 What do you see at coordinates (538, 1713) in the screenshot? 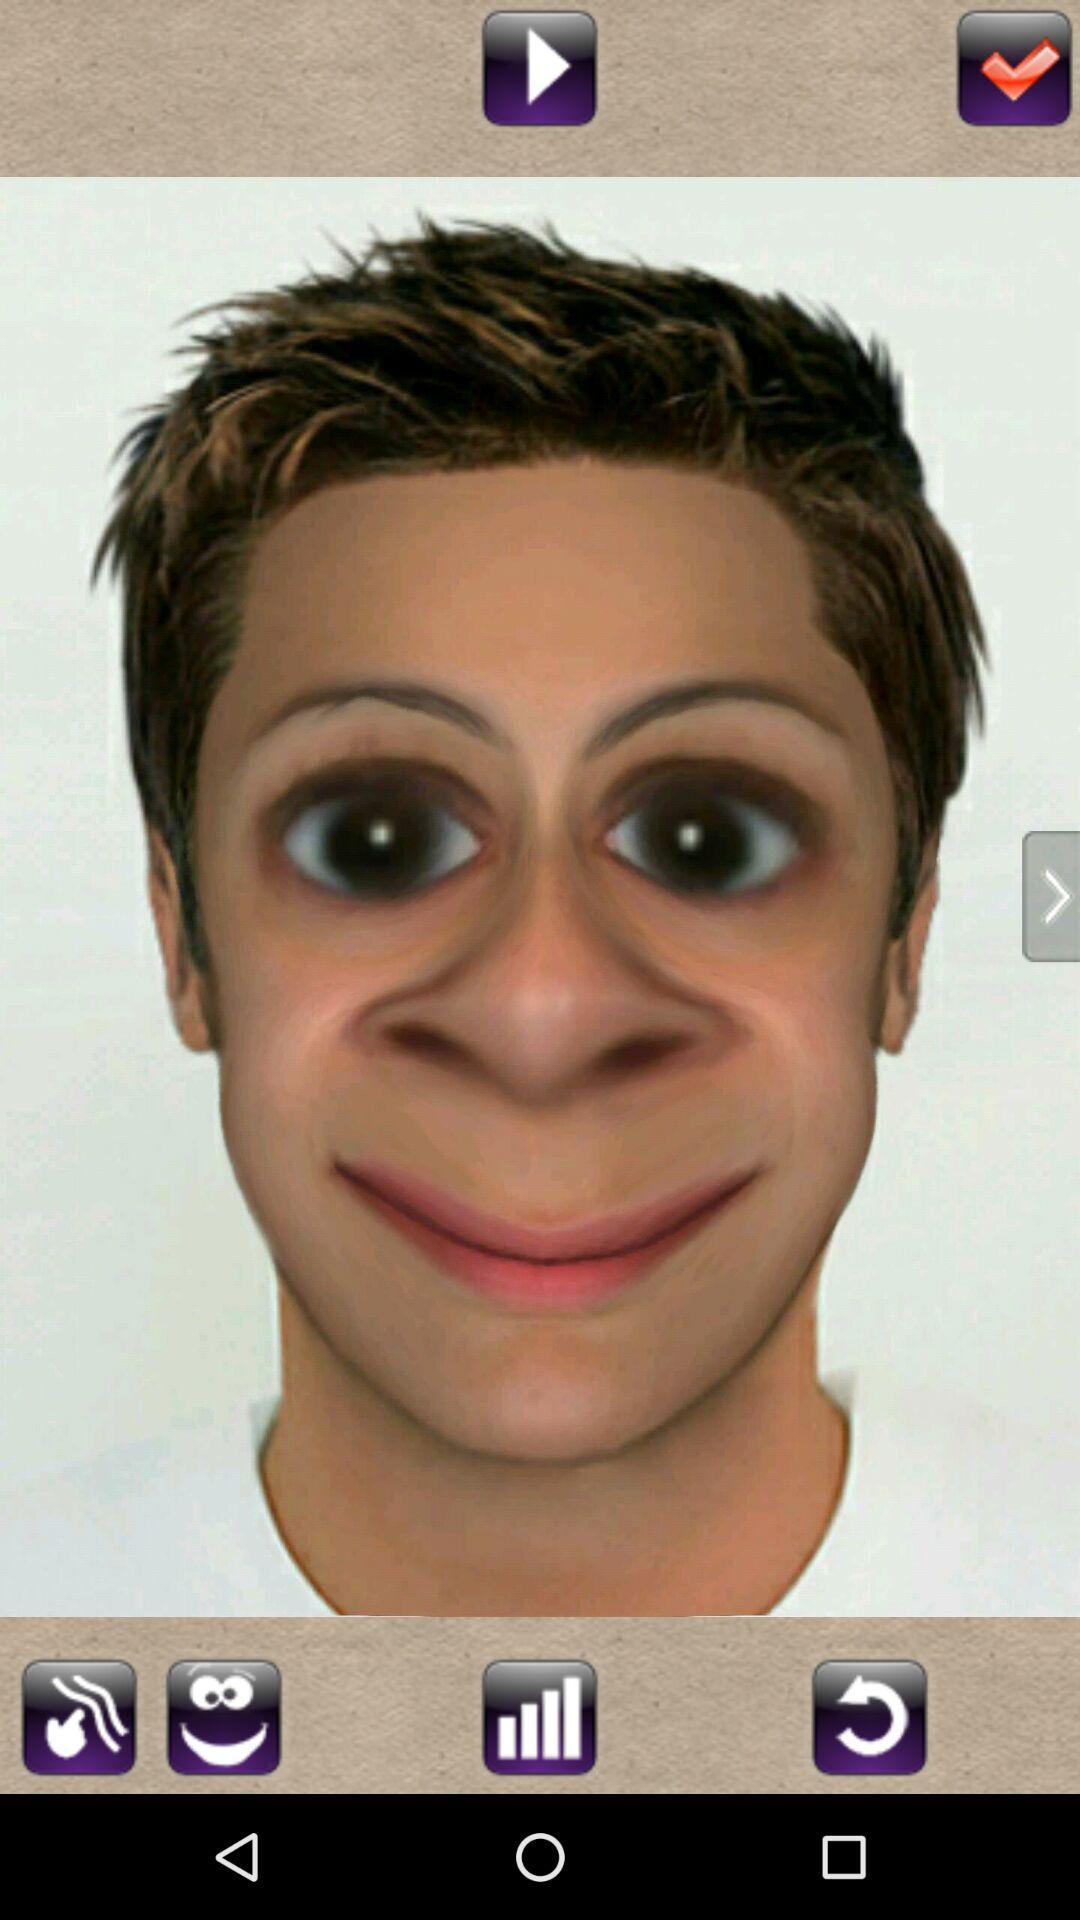
I see `photo editor is available` at bounding box center [538, 1713].